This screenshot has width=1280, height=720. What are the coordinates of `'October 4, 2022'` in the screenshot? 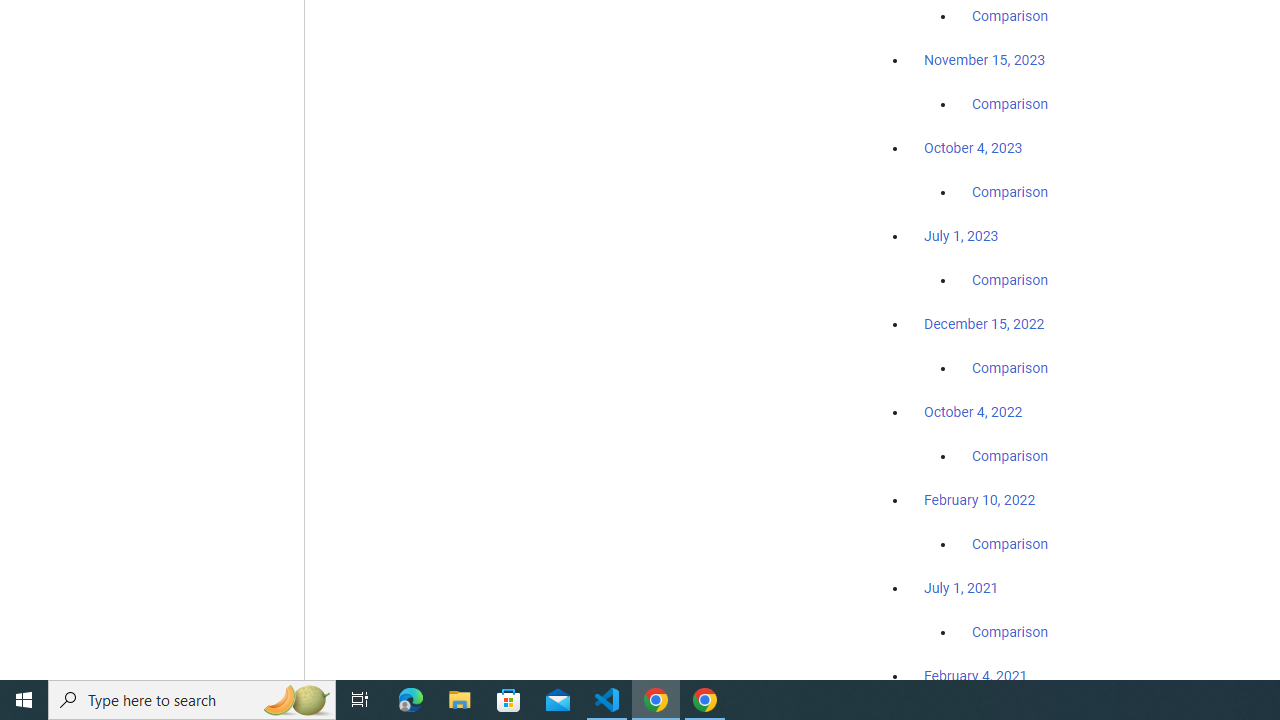 It's located at (973, 411).